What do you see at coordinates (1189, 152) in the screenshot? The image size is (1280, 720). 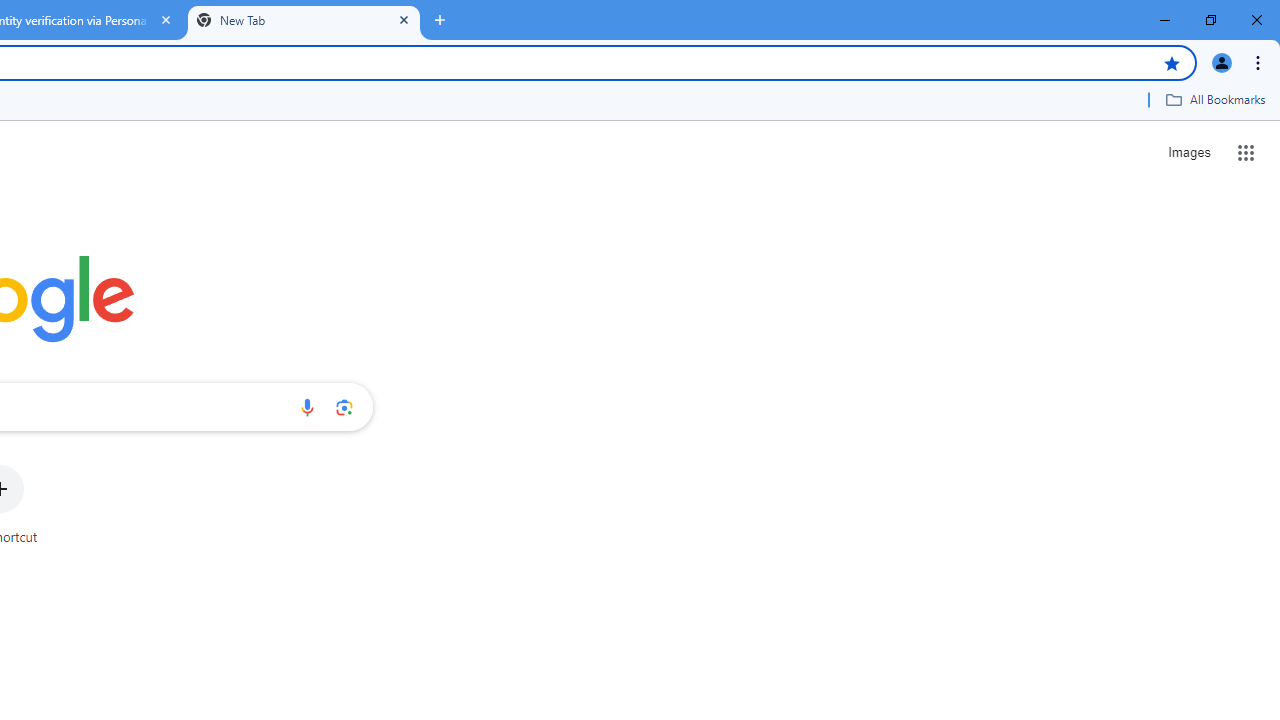 I see `'Search for Images '` at bounding box center [1189, 152].